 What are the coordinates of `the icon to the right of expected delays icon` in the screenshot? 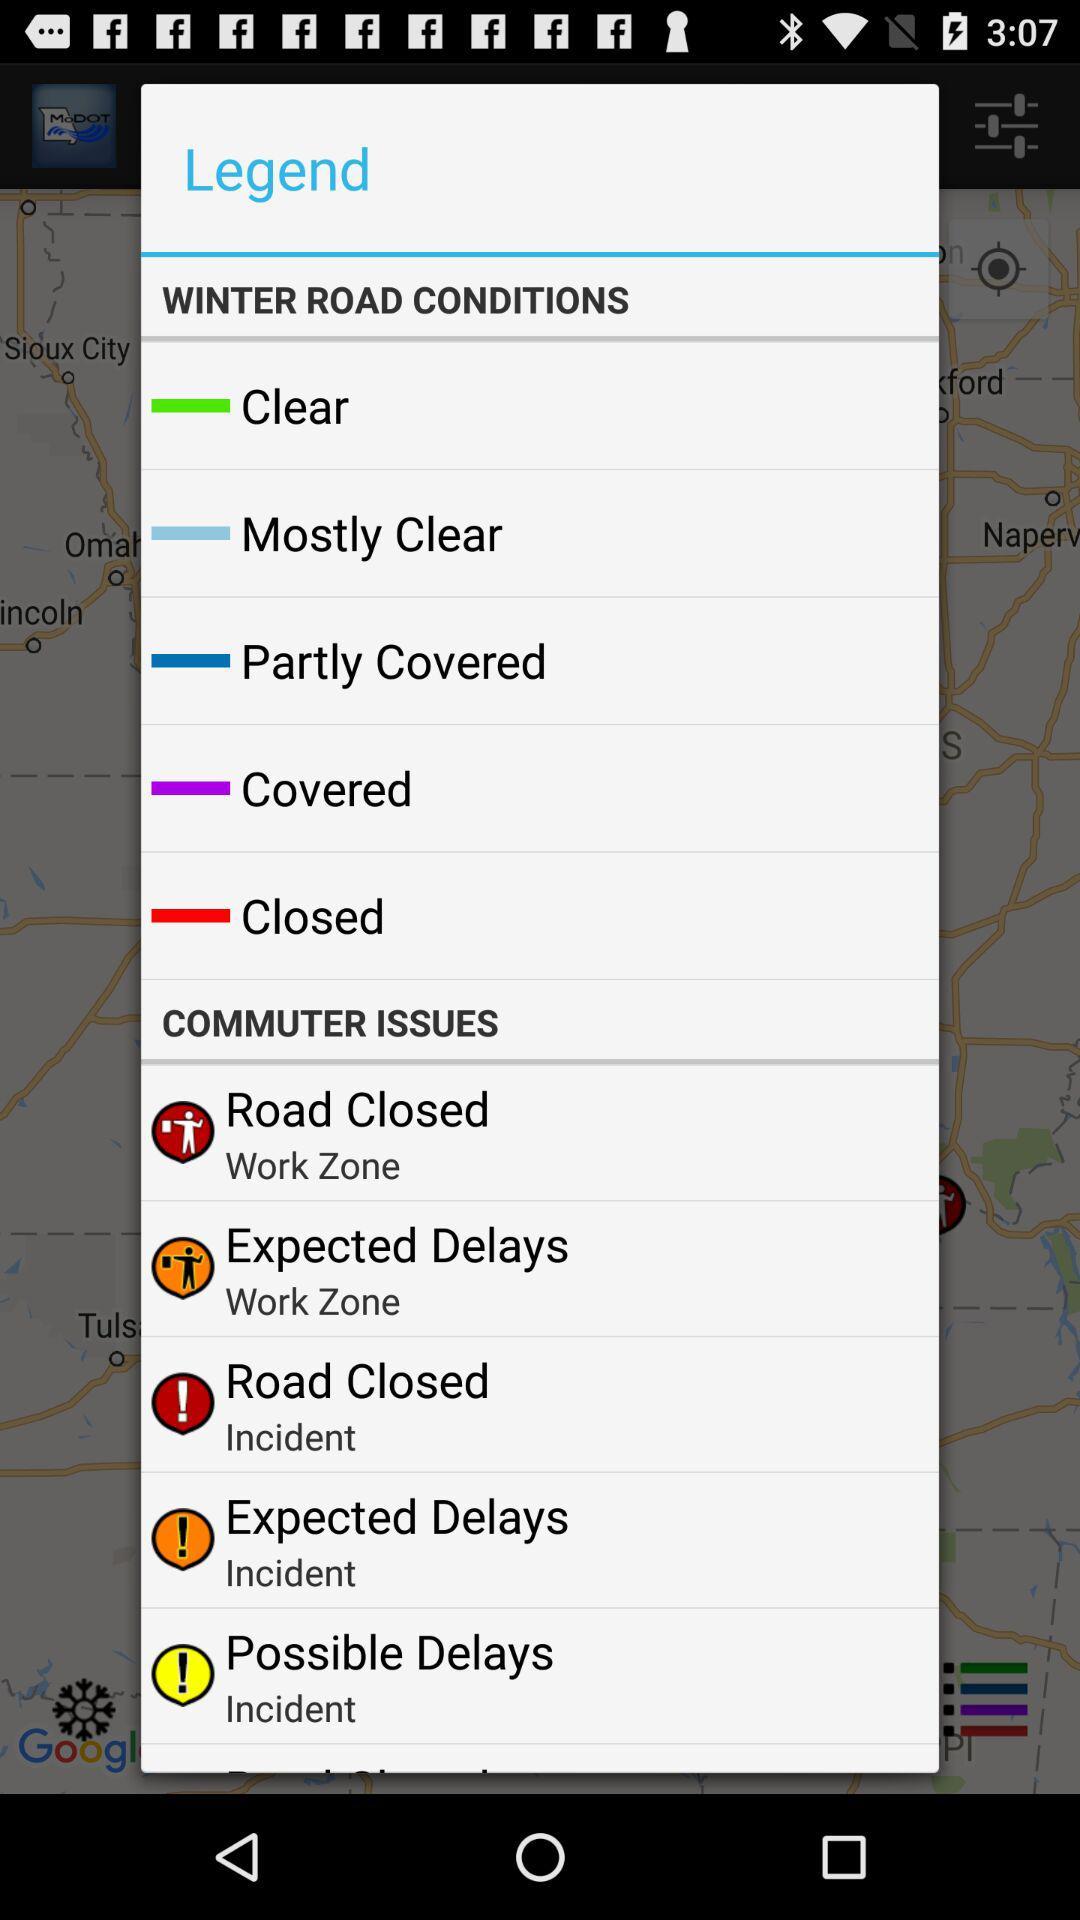 It's located at (874, 1267).